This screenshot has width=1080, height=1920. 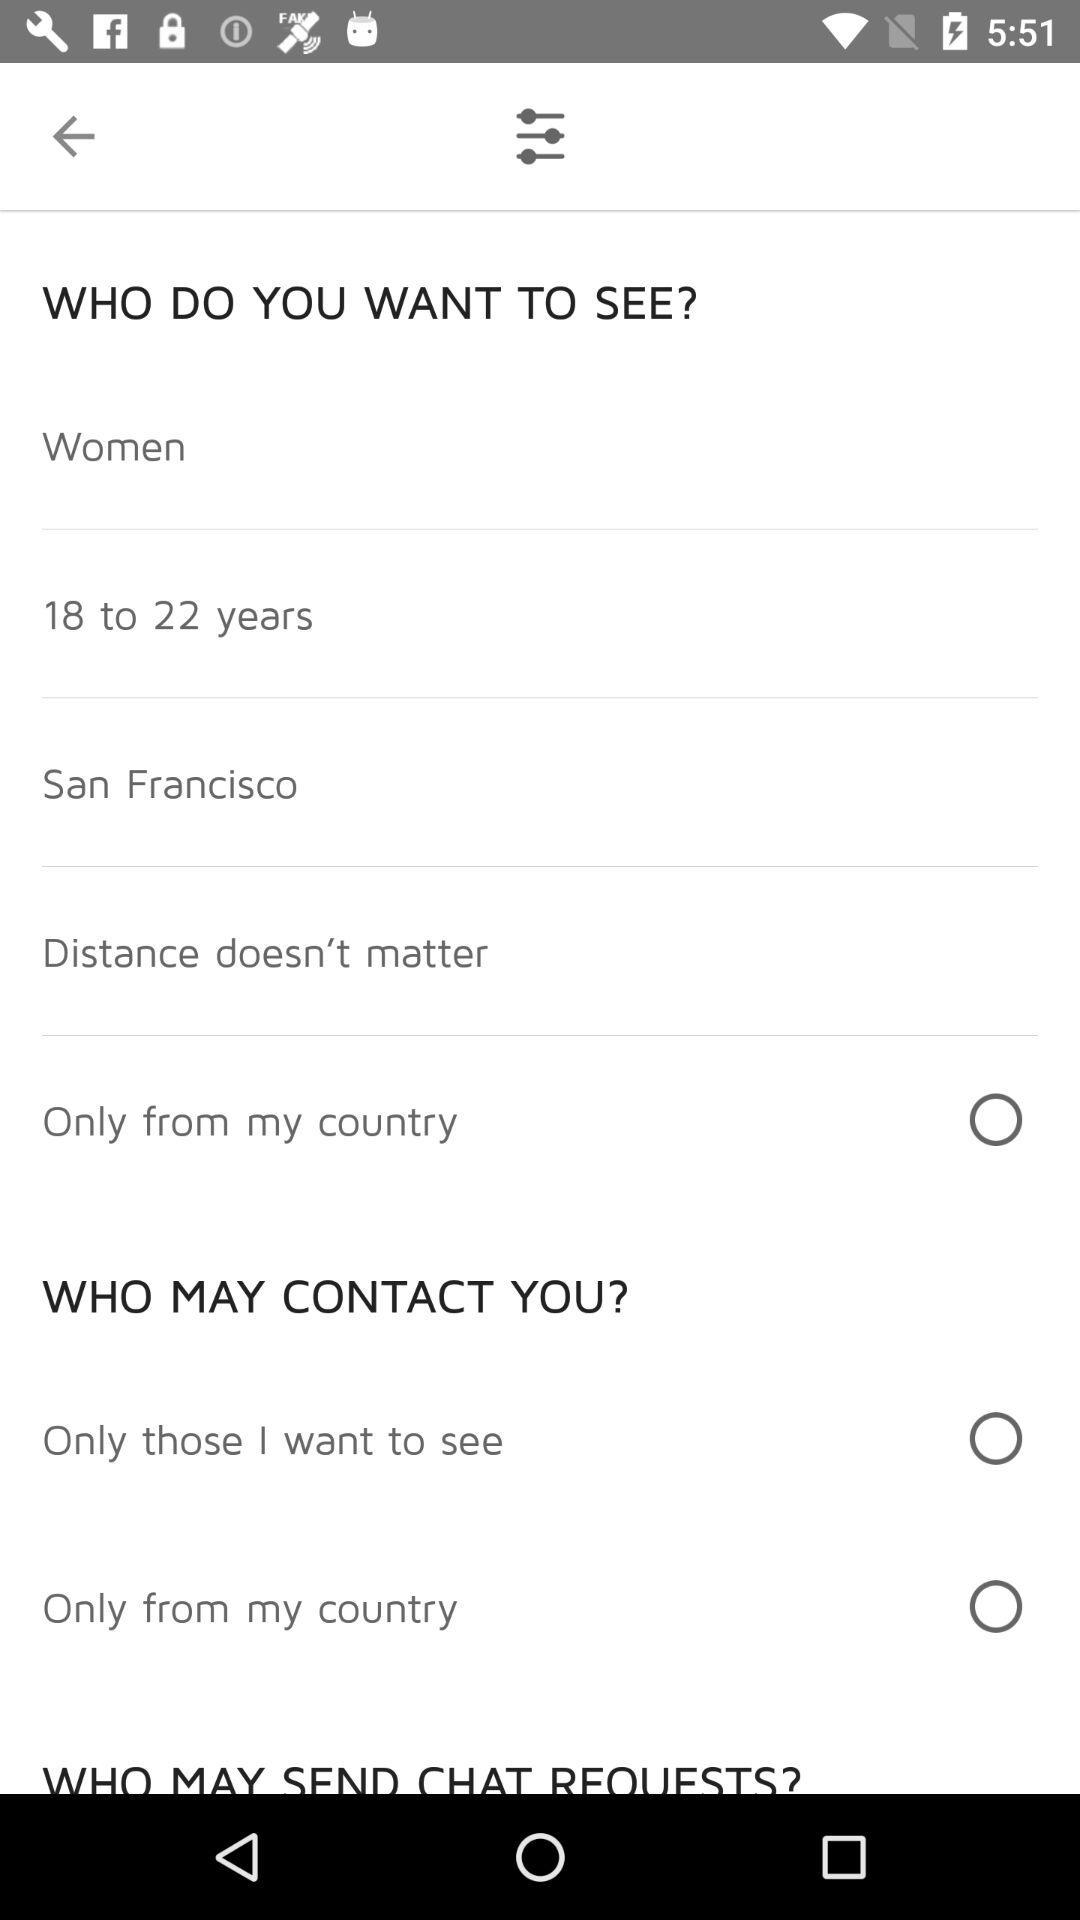 What do you see at coordinates (264, 949) in the screenshot?
I see `the distance doesn t` at bounding box center [264, 949].